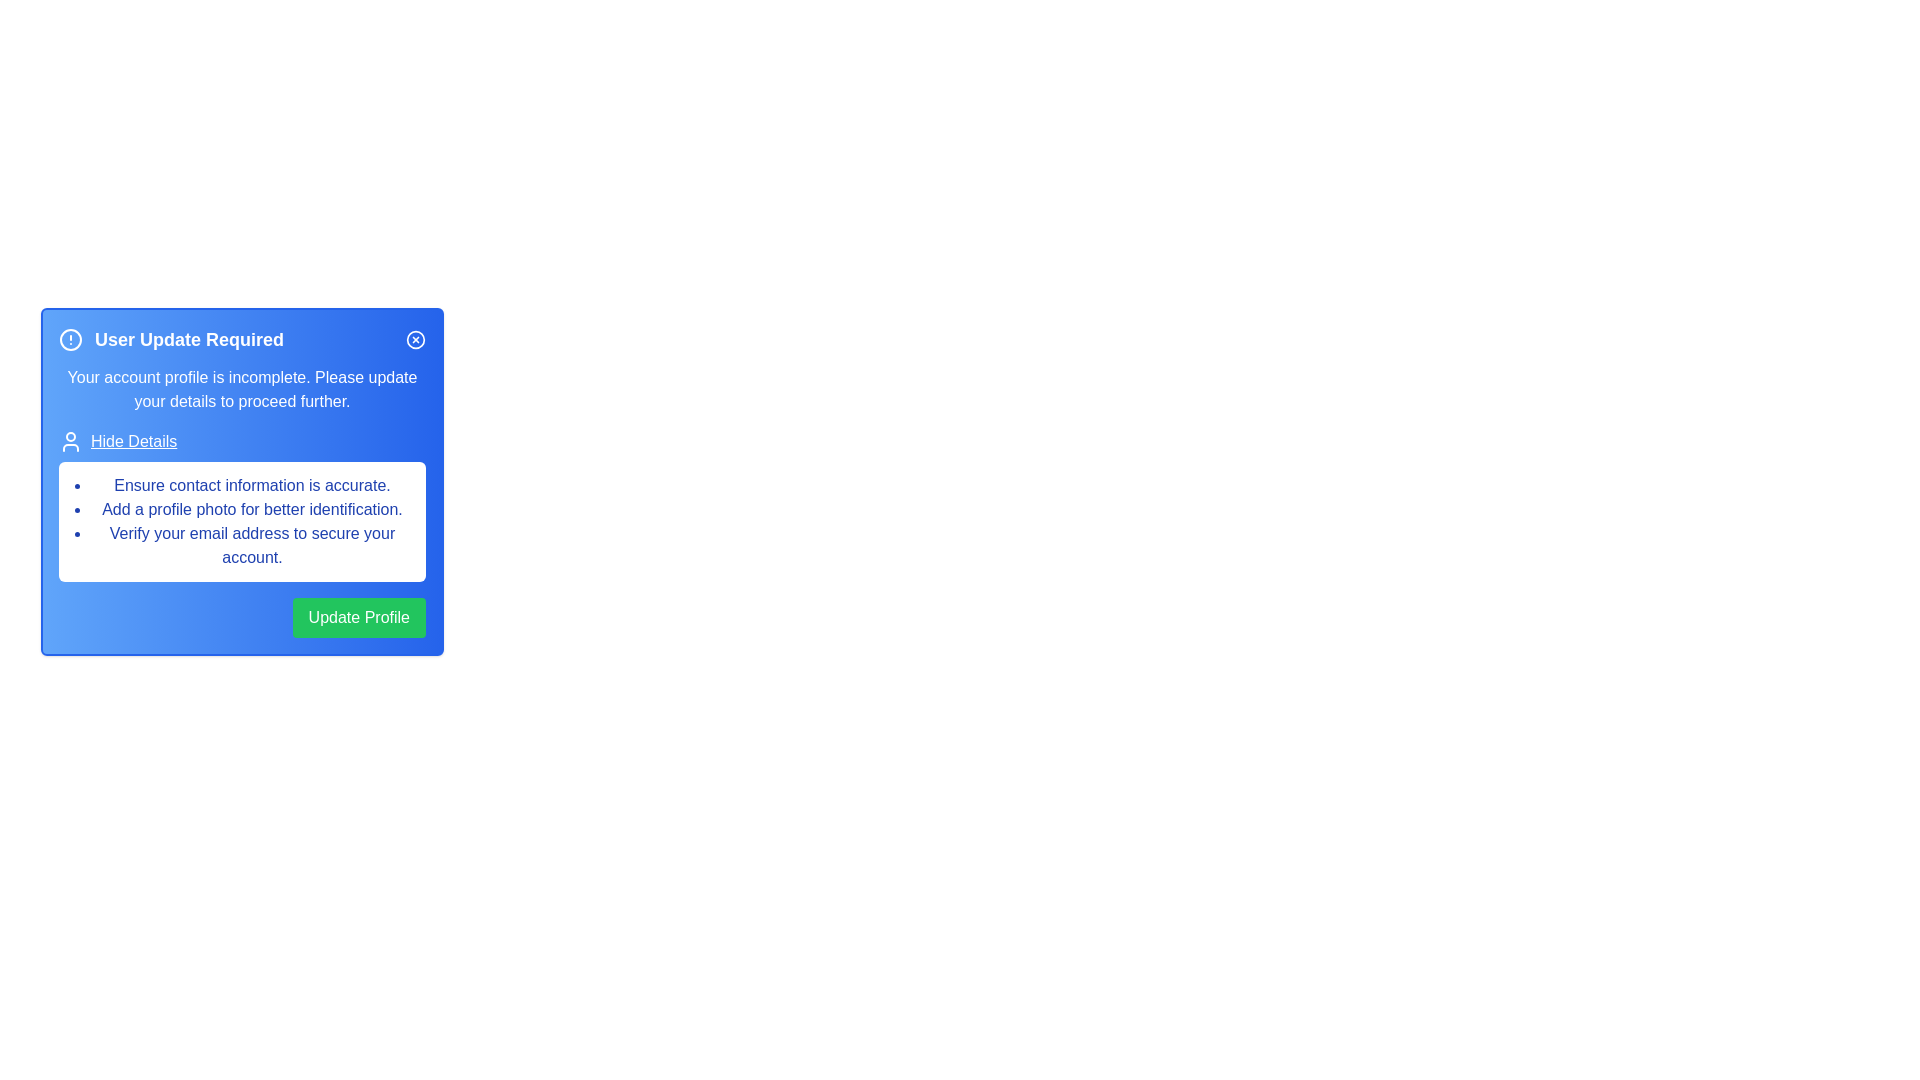  Describe the element at coordinates (133, 441) in the screenshot. I see `the 'Hide Details' button to toggle the visibility of the details section` at that location.